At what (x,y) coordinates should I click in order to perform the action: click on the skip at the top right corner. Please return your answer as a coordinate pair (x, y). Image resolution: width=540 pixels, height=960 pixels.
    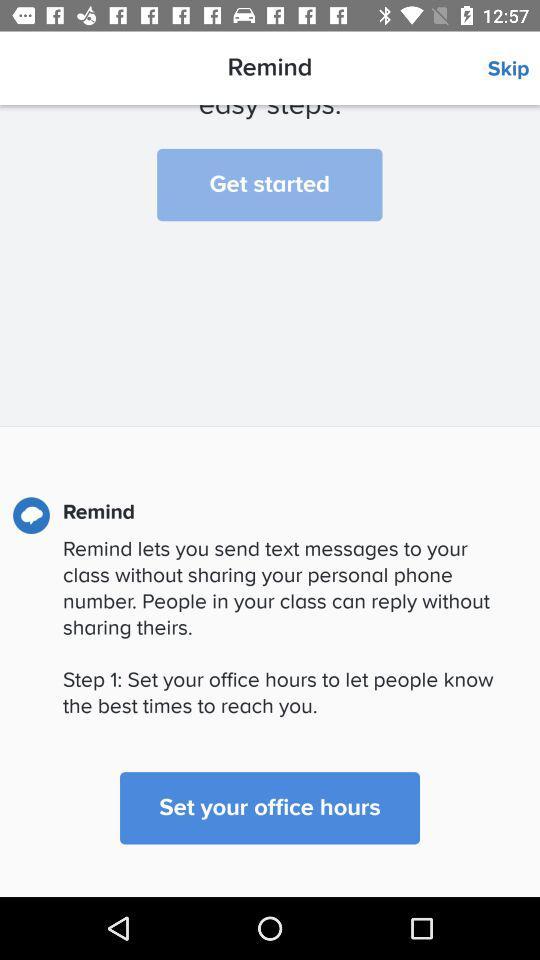
    Looking at the image, I should click on (513, 69).